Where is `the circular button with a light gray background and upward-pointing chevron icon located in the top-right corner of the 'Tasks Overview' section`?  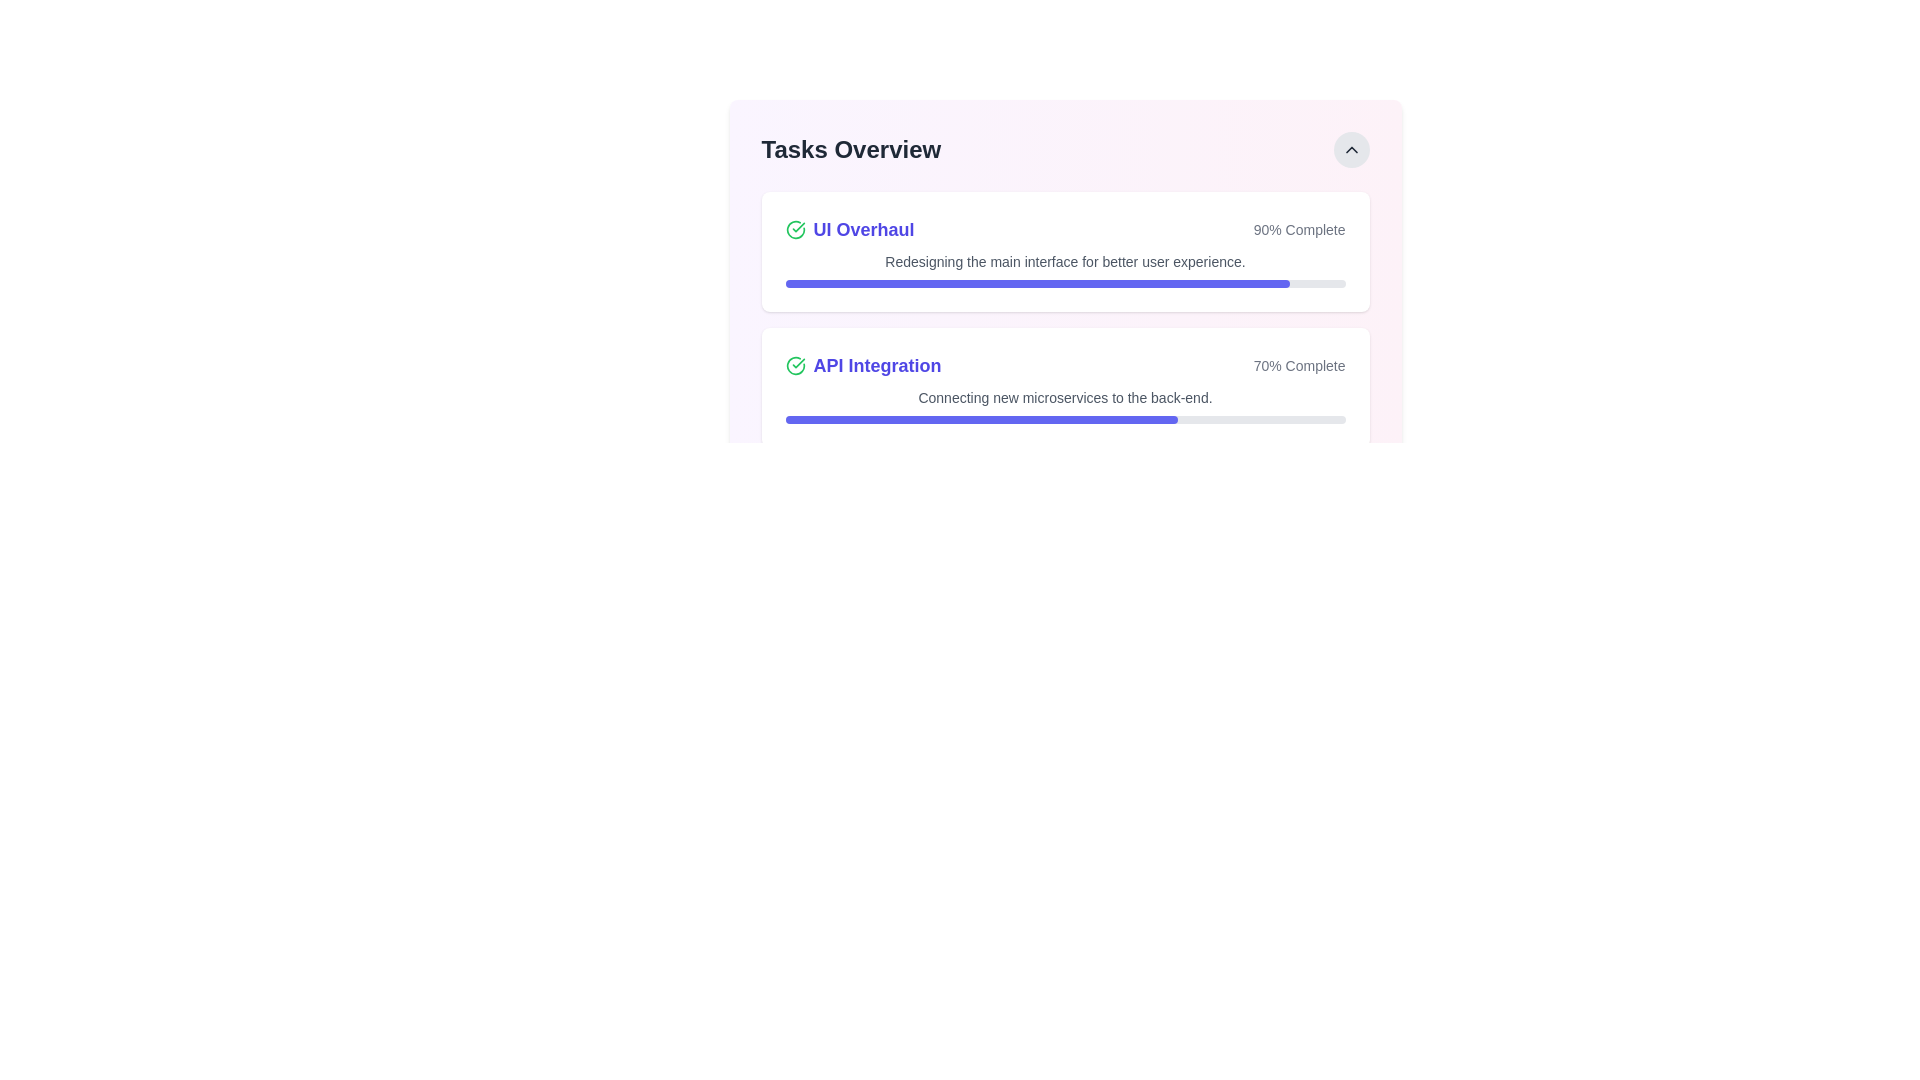
the circular button with a light gray background and upward-pointing chevron icon located in the top-right corner of the 'Tasks Overview' section is located at coordinates (1351, 149).